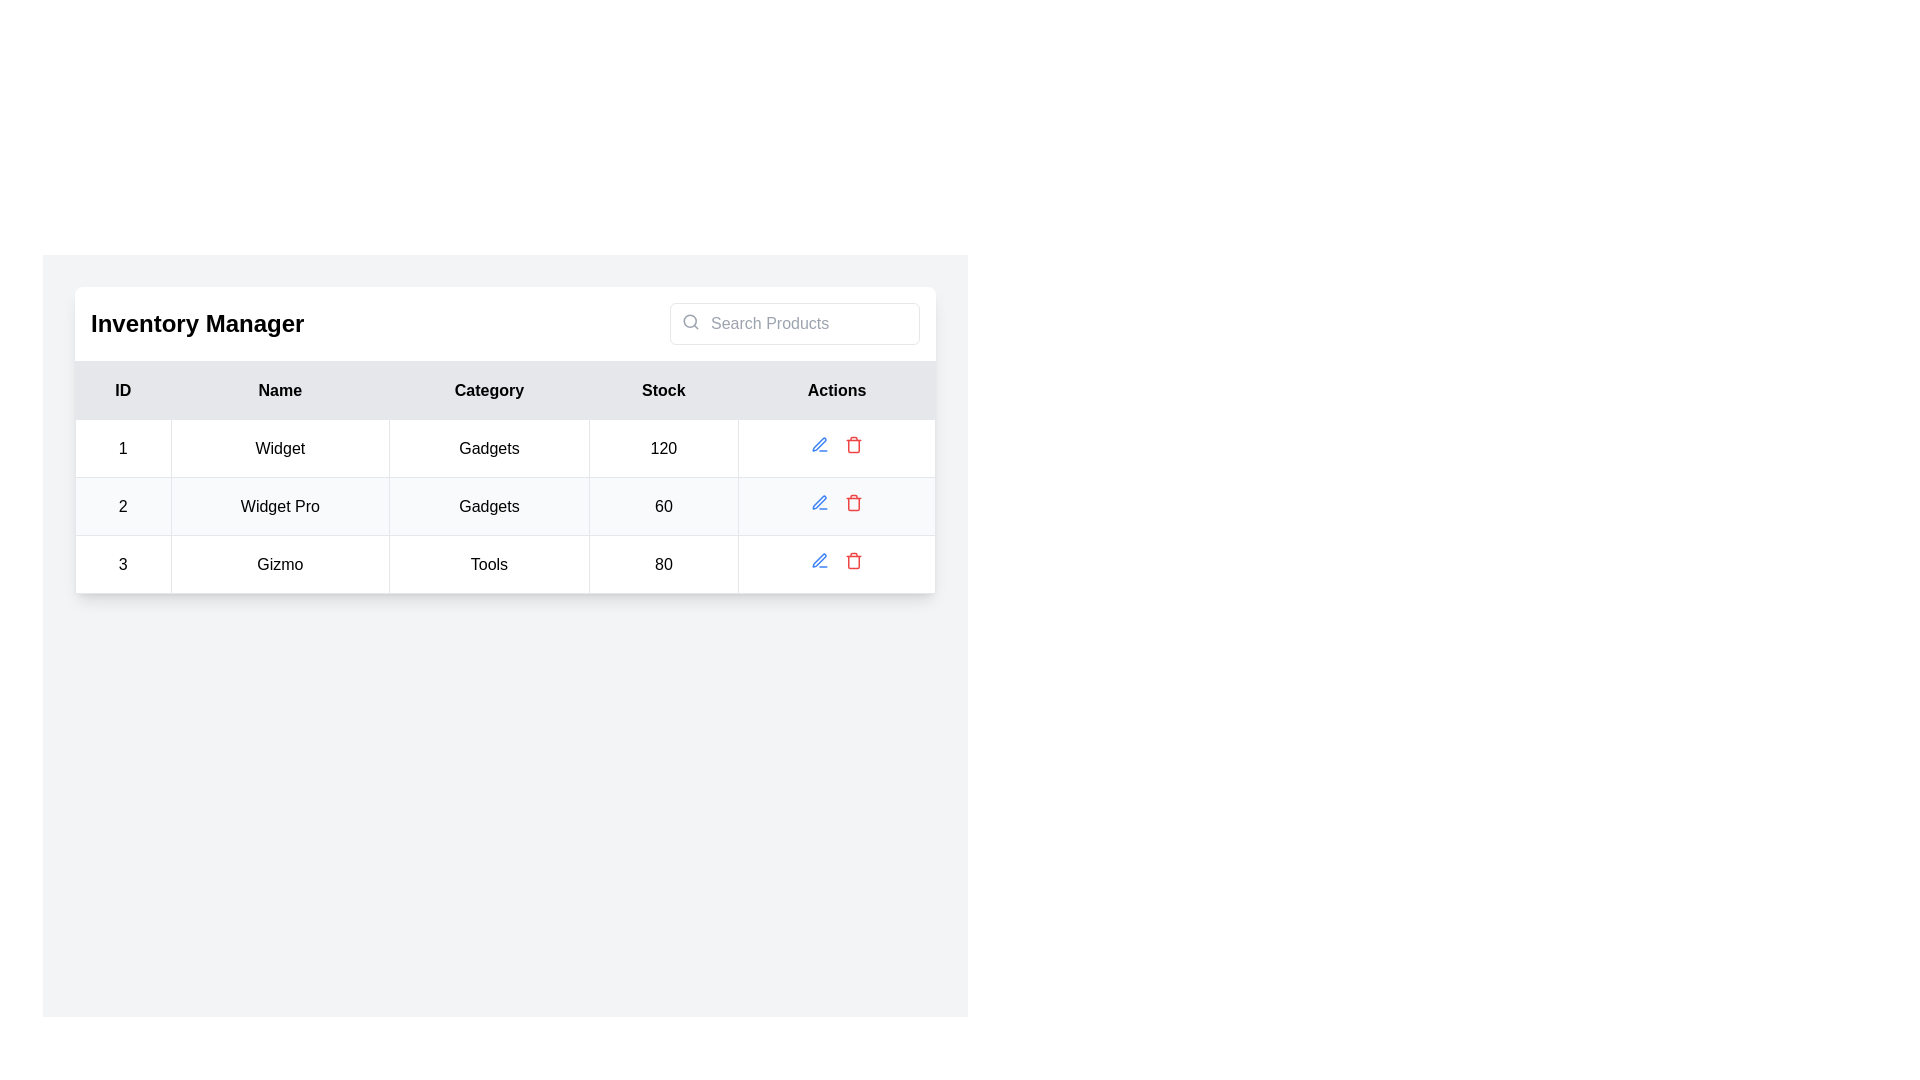 The height and width of the screenshot is (1080, 1920). I want to click on the product name text located in the second column of the inventory management table in the first row, so click(279, 447).